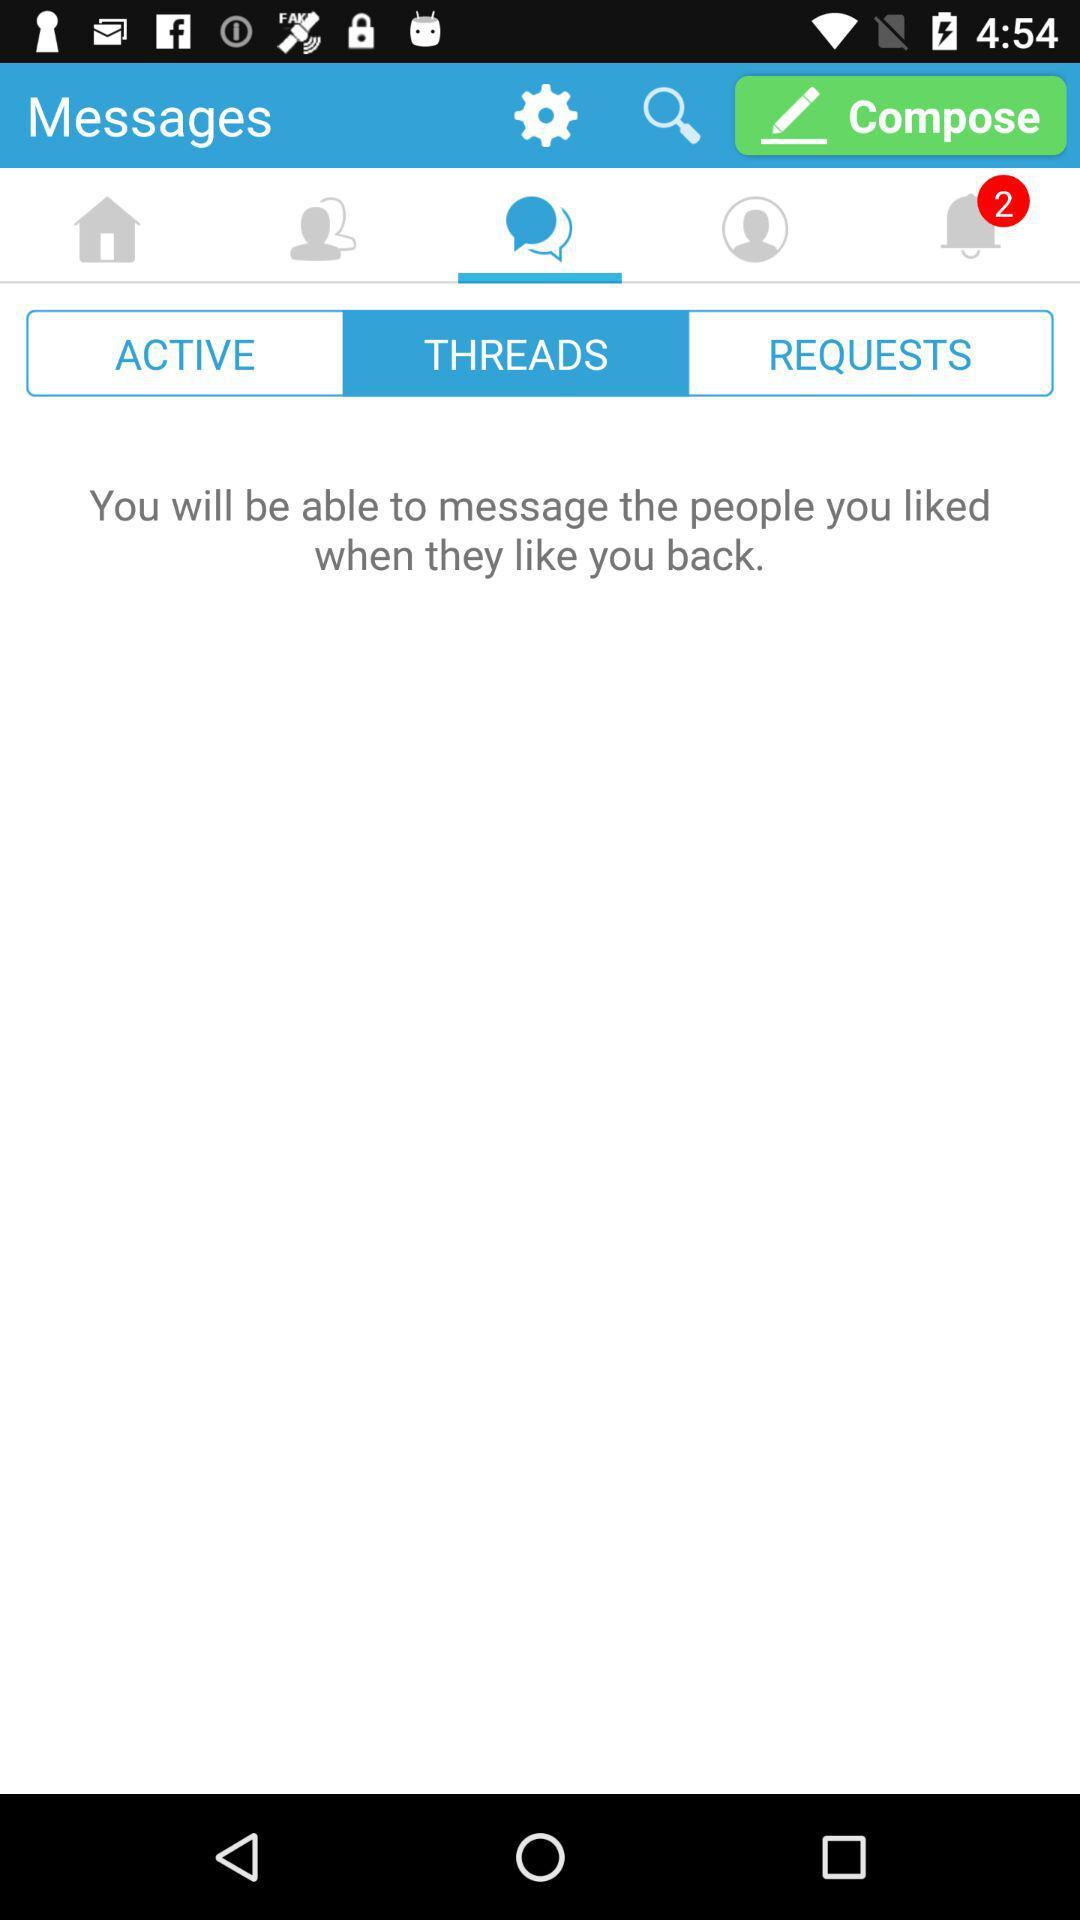 The width and height of the screenshot is (1080, 1920). Describe the element at coordinates (515, 353) in the screenshot. I see `icon next to the requests` at that location.